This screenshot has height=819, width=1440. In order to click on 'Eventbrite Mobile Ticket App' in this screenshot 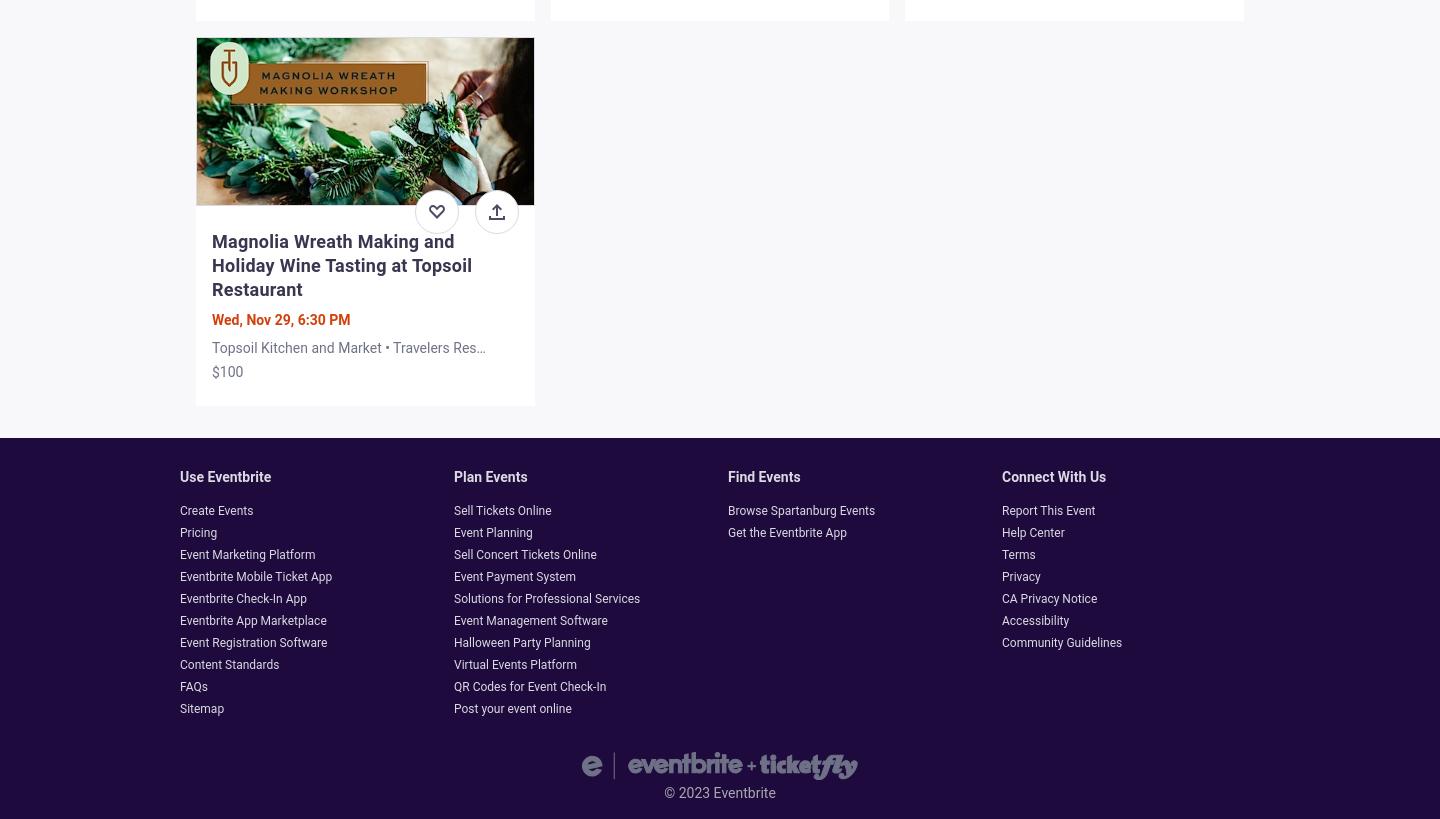, I will do `click(255, 576)`.